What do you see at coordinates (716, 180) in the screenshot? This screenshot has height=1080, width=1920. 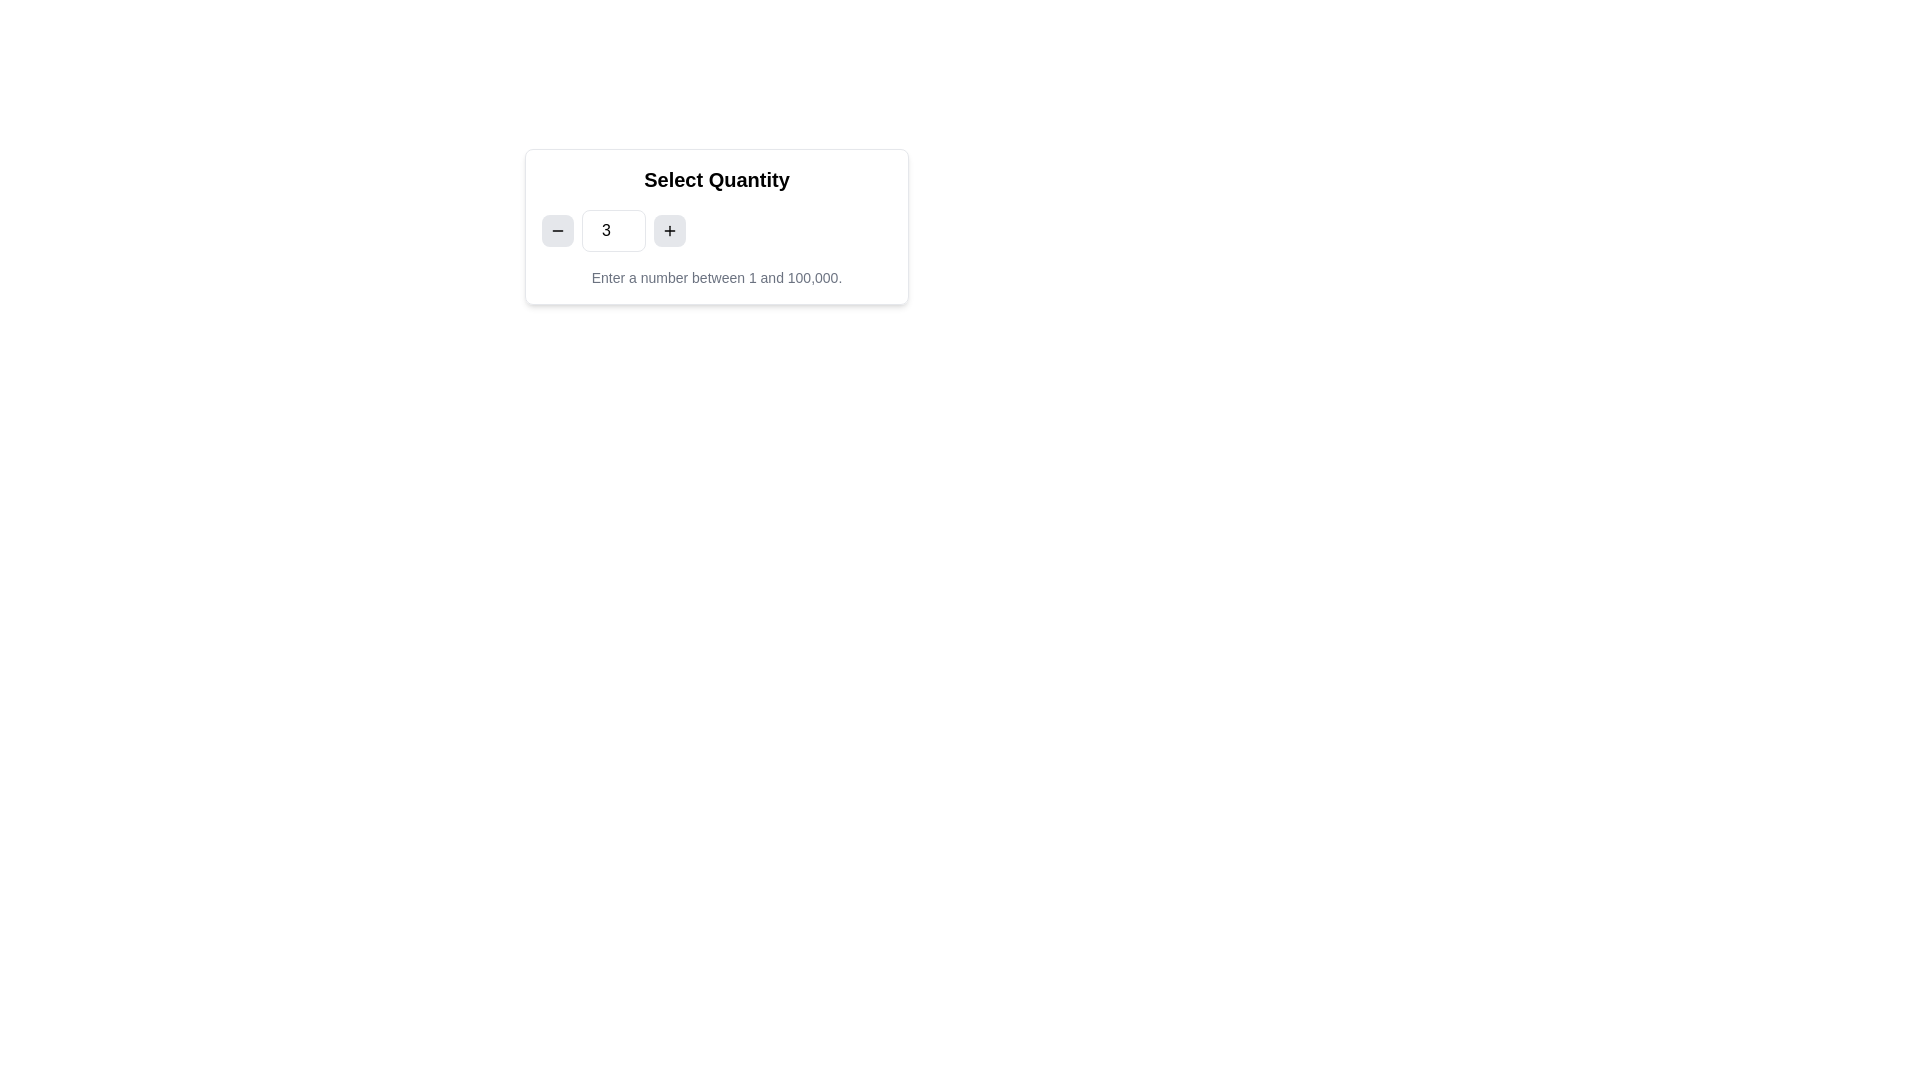 I see `the text heading that reads 'Select Quantity', which is positioned above the number input and quantity adjustment buttons` at bounding box center [716, 180].